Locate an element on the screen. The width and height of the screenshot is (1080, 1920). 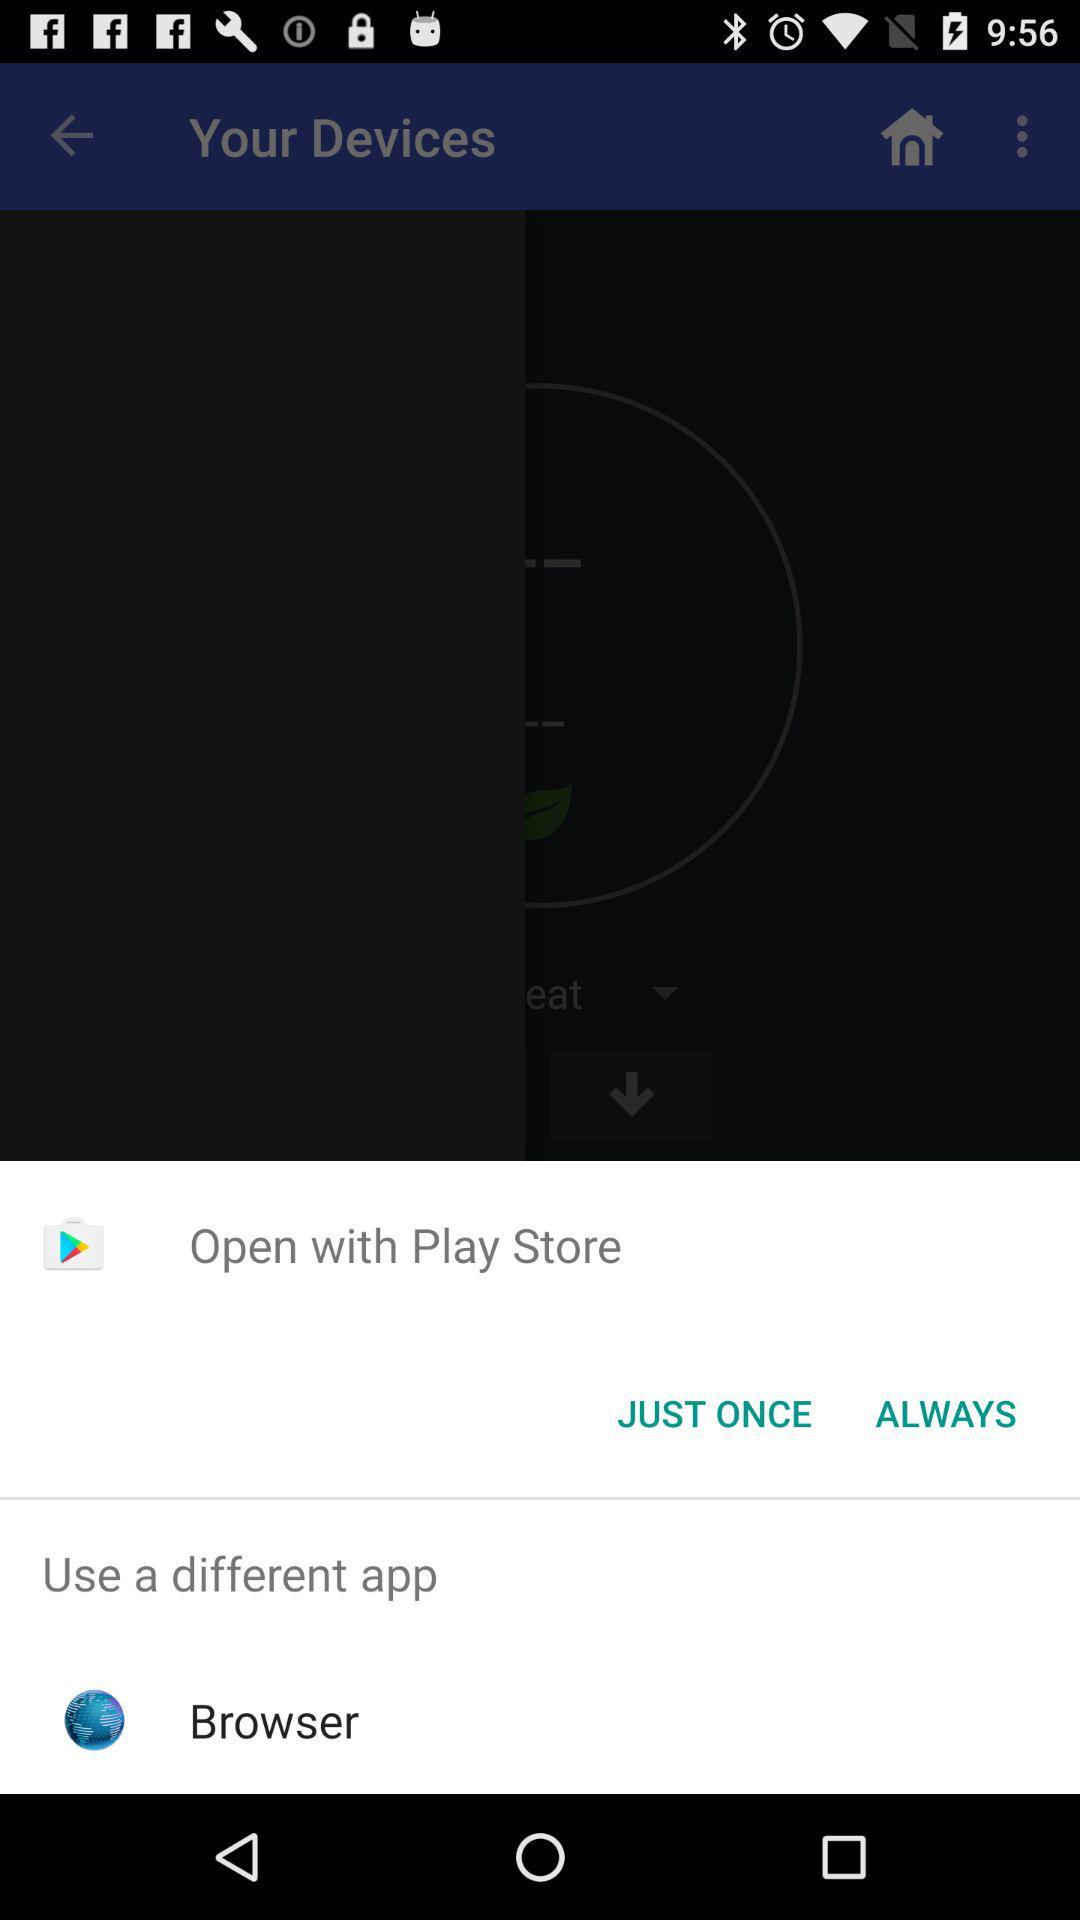
the always item is located at coordinates (945, 1411).